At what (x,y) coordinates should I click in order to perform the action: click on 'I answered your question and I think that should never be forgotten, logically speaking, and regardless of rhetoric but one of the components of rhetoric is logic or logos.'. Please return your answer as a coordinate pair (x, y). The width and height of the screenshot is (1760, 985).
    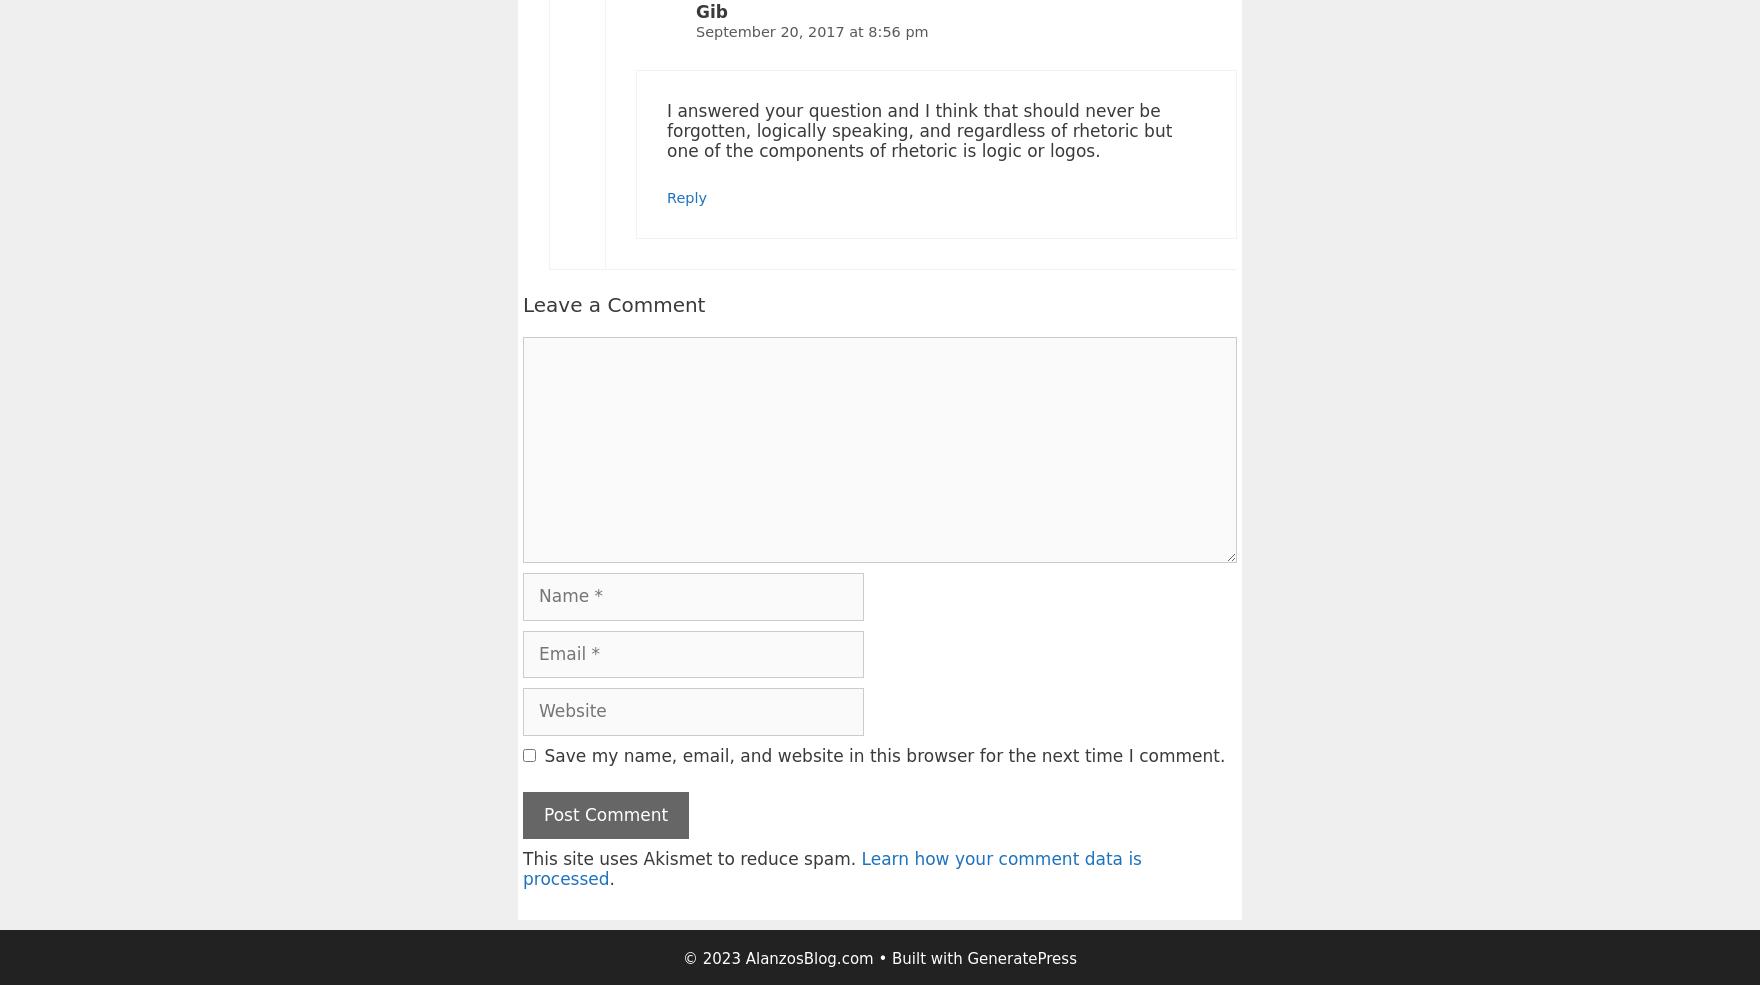
    Looking at the image, I should click on (919, 130).